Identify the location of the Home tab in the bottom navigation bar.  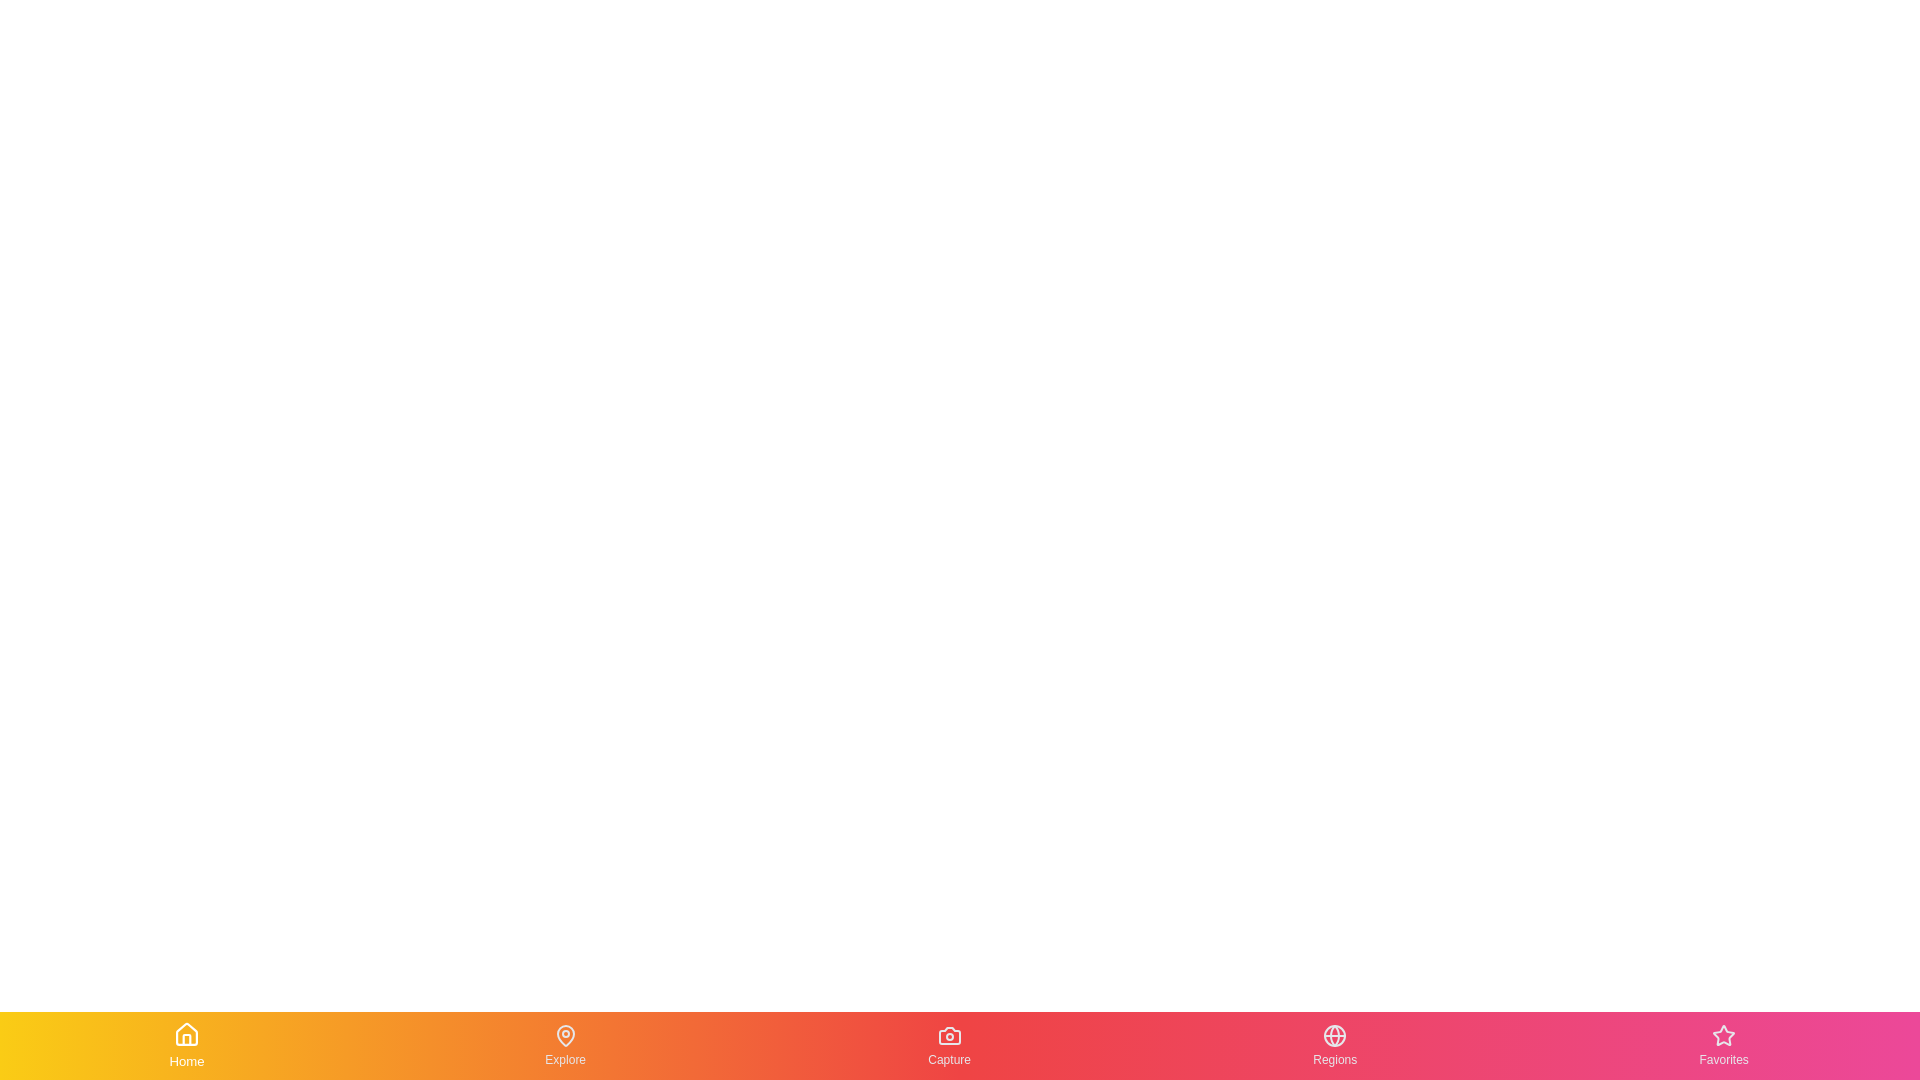
(187, 1044).